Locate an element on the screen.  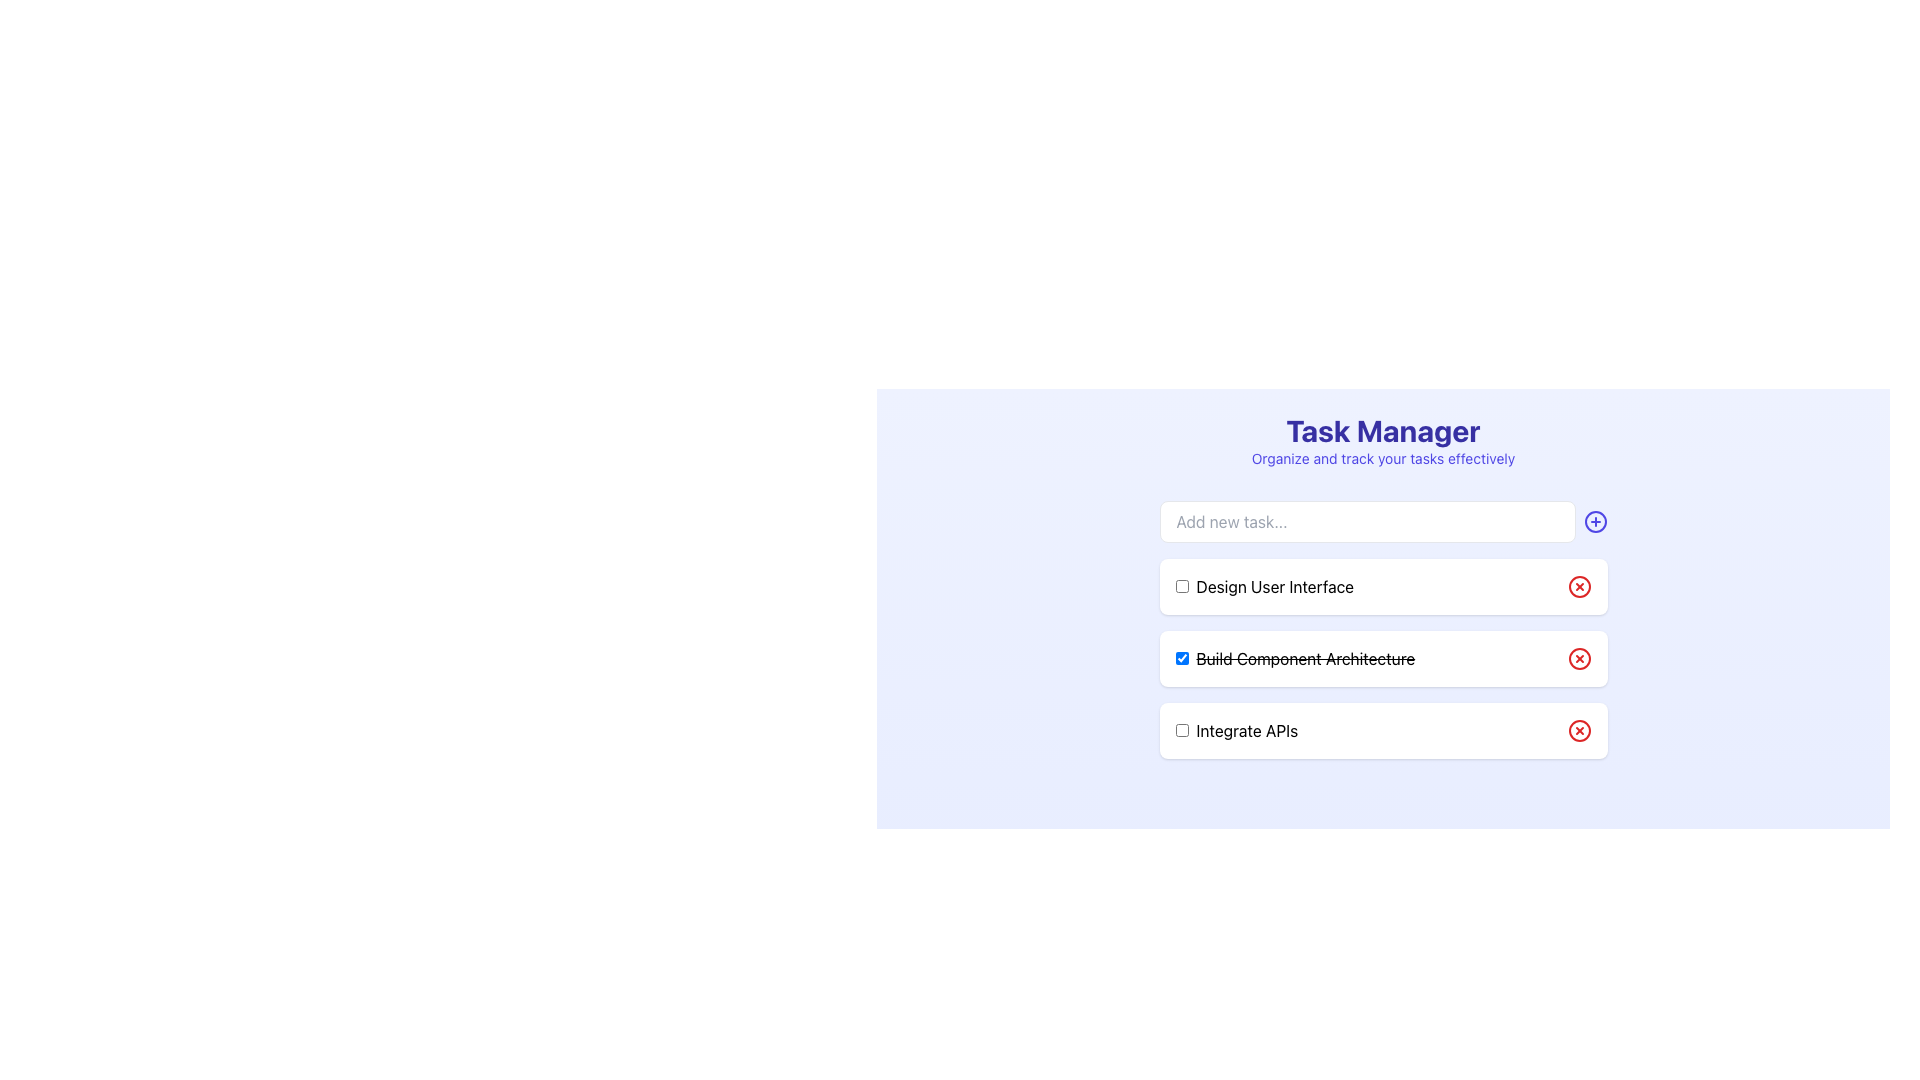
the delete button located at the far right of the 'Integrate APIs' card is located at coordinates (1578, 731).